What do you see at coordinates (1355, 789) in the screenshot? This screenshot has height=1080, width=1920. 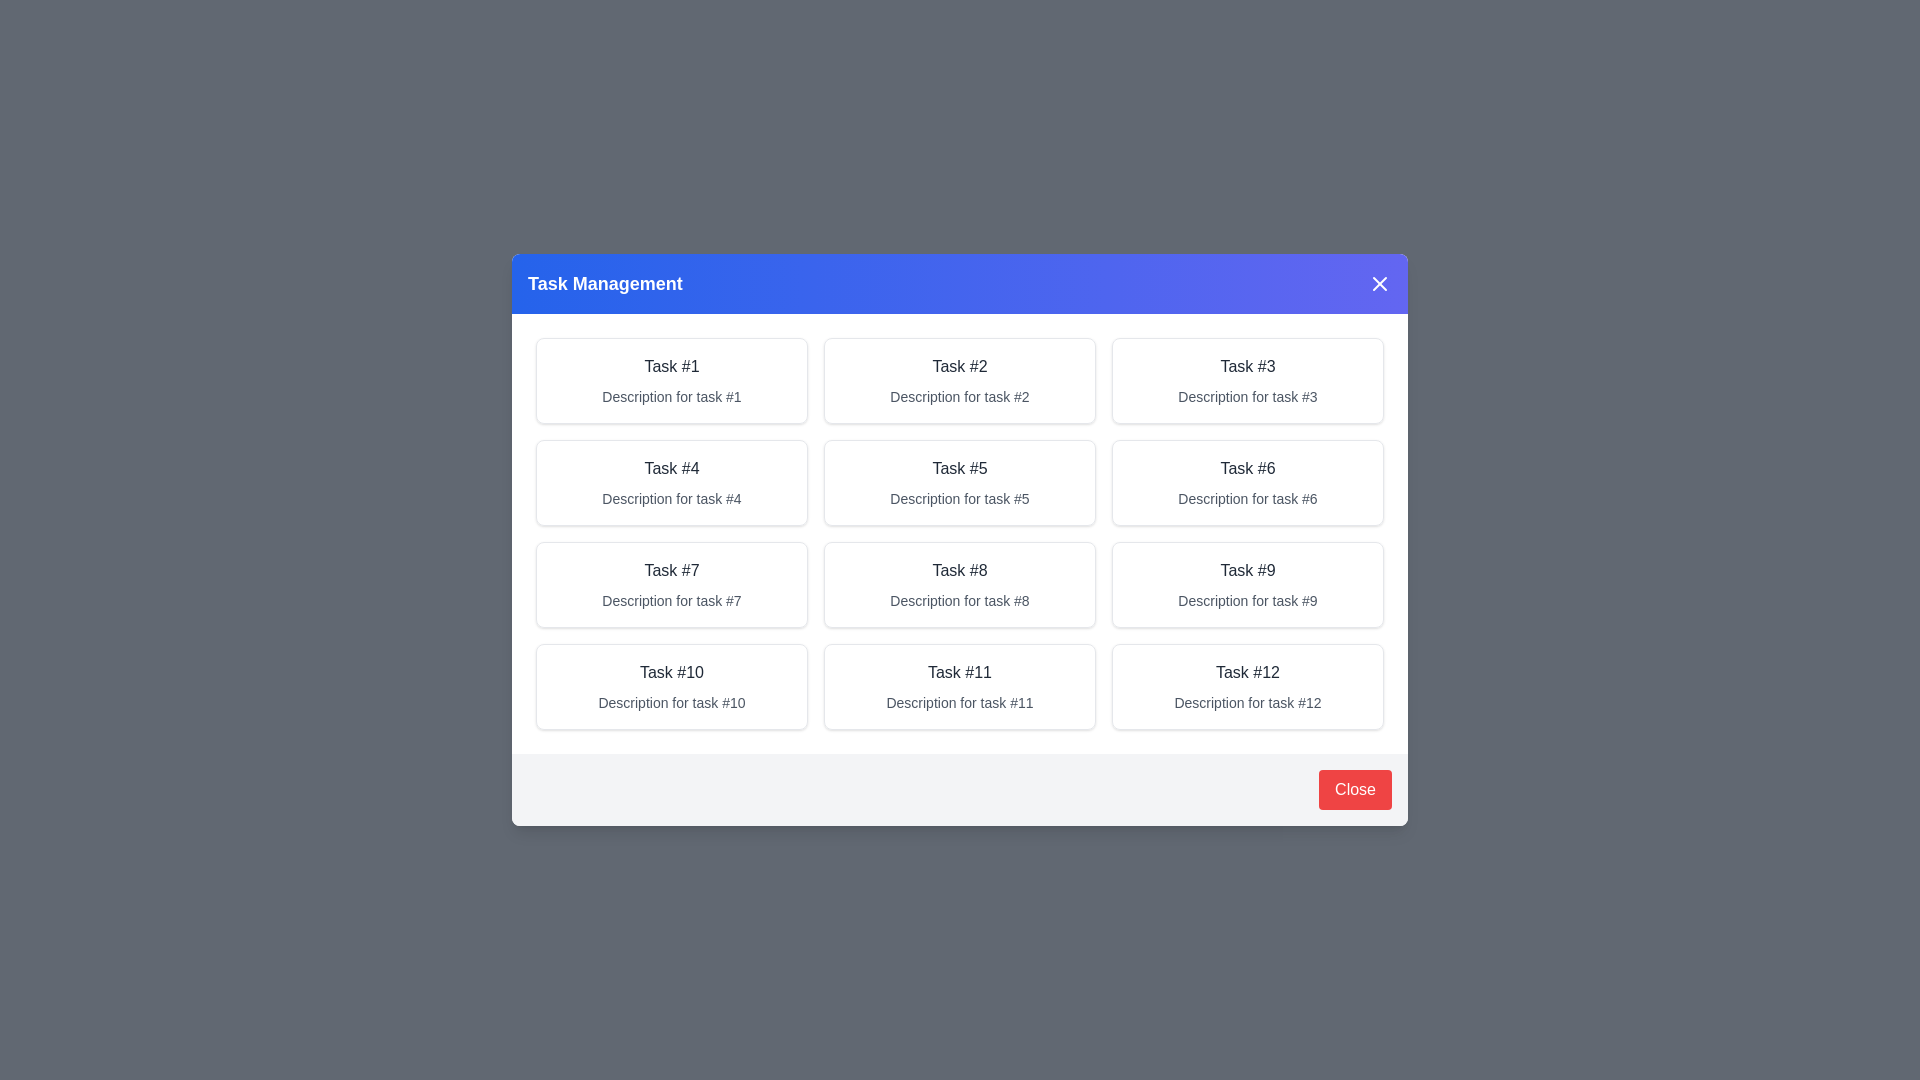 I see `the close button in the footer to close the dialog` at bounding box center [1355, 789].